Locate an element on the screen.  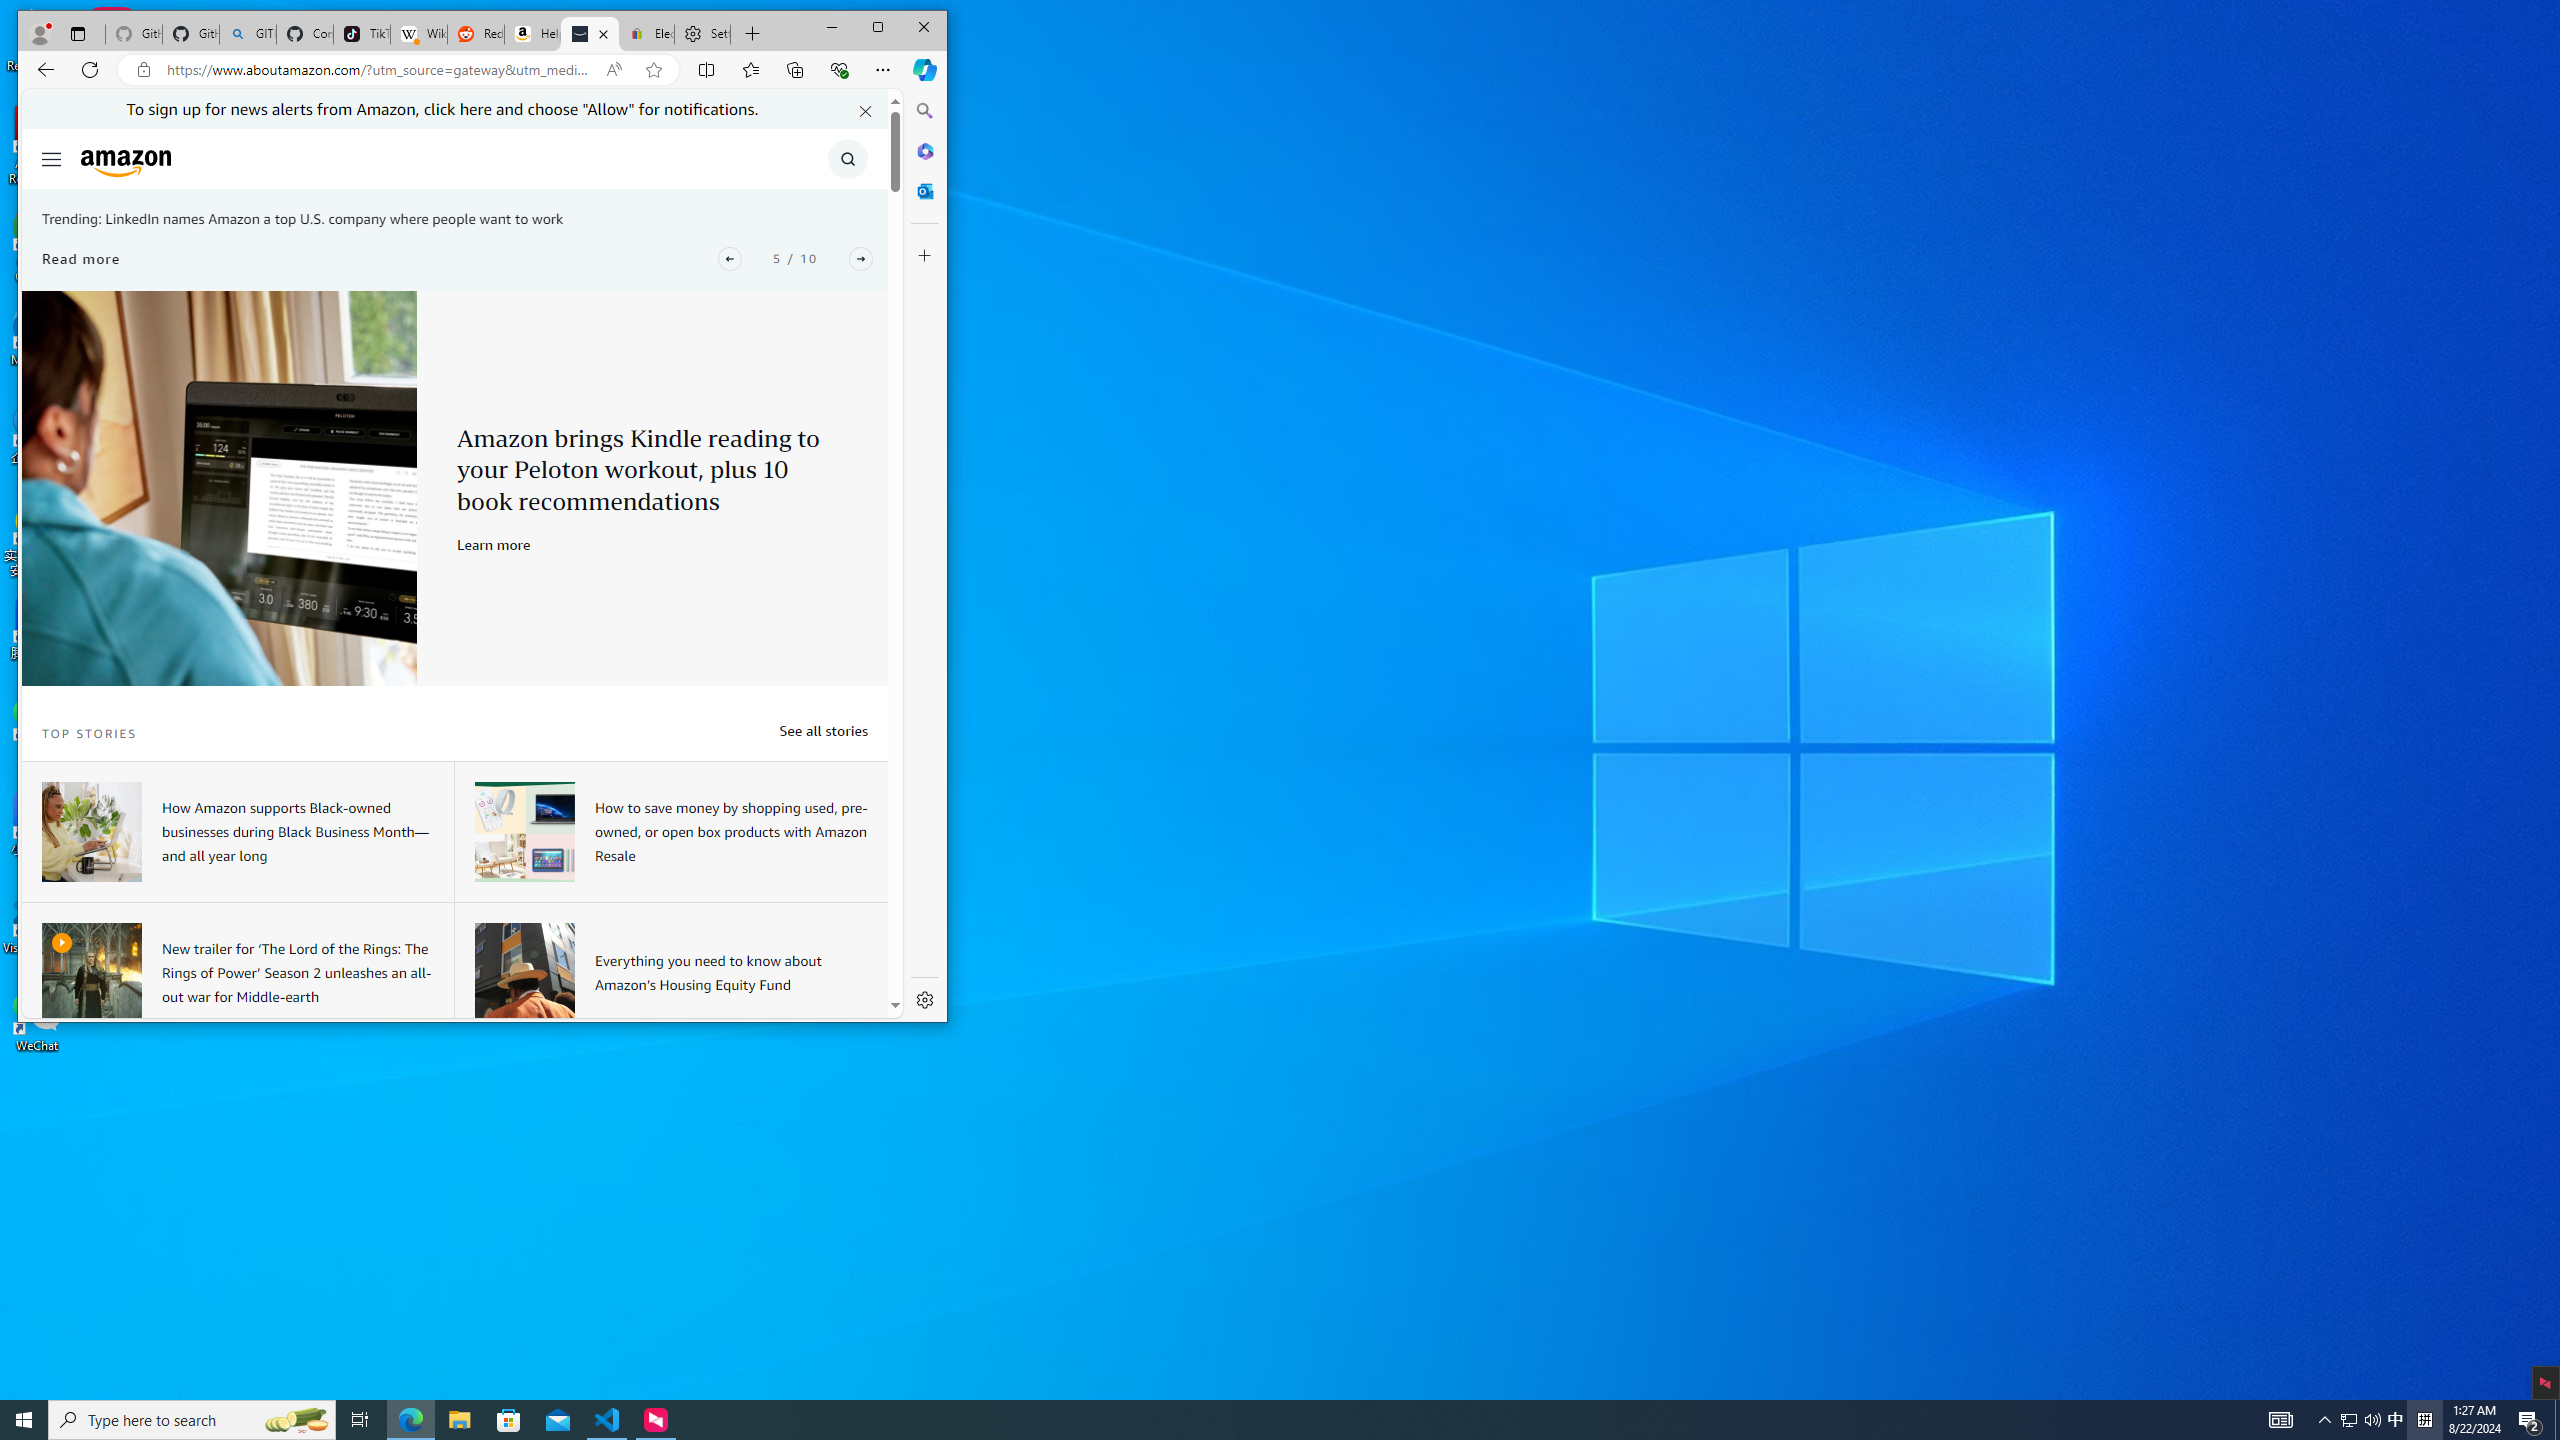
'User Promoted Notification Area' is located at coordinates (2360, 1418).